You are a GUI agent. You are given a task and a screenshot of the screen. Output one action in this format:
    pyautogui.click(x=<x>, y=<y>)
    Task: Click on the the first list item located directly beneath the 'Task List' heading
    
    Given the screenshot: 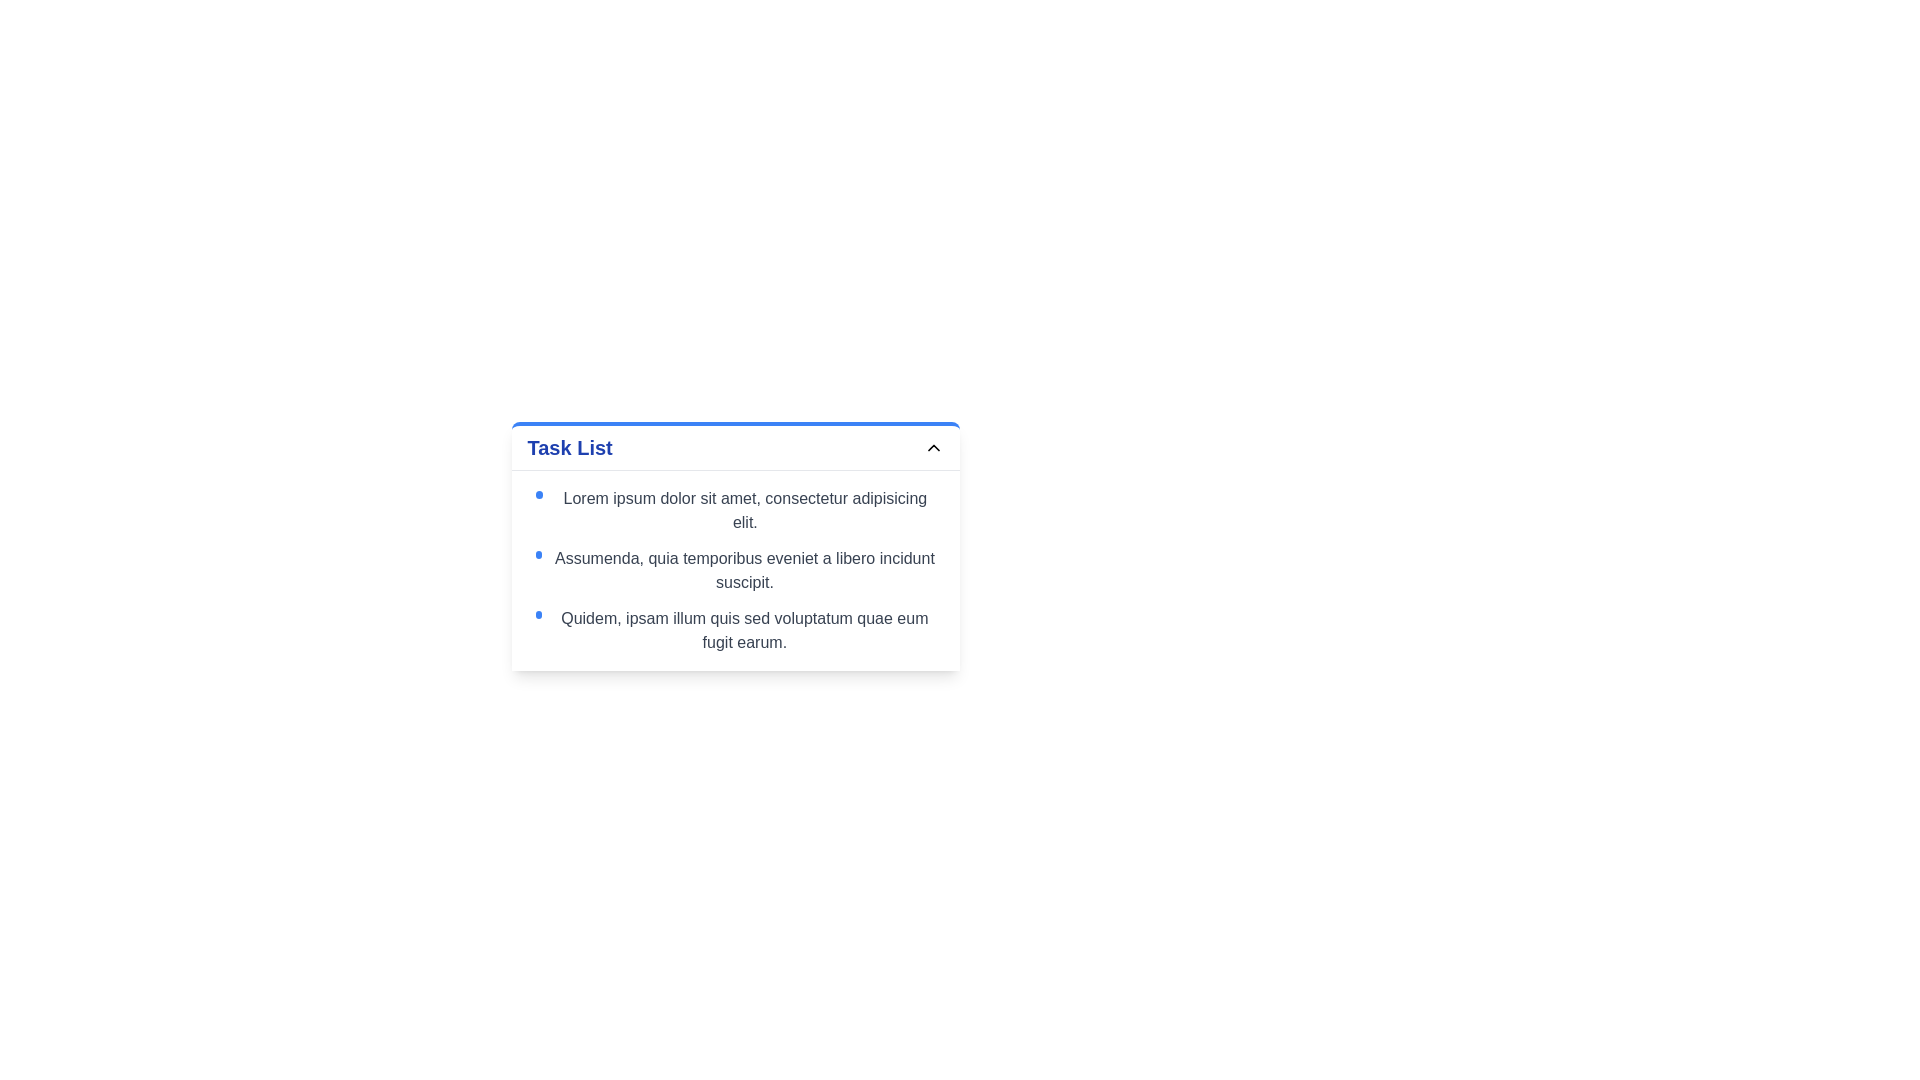 What is the action you would take?
    pyautogui.click(x=734, y=509)
    